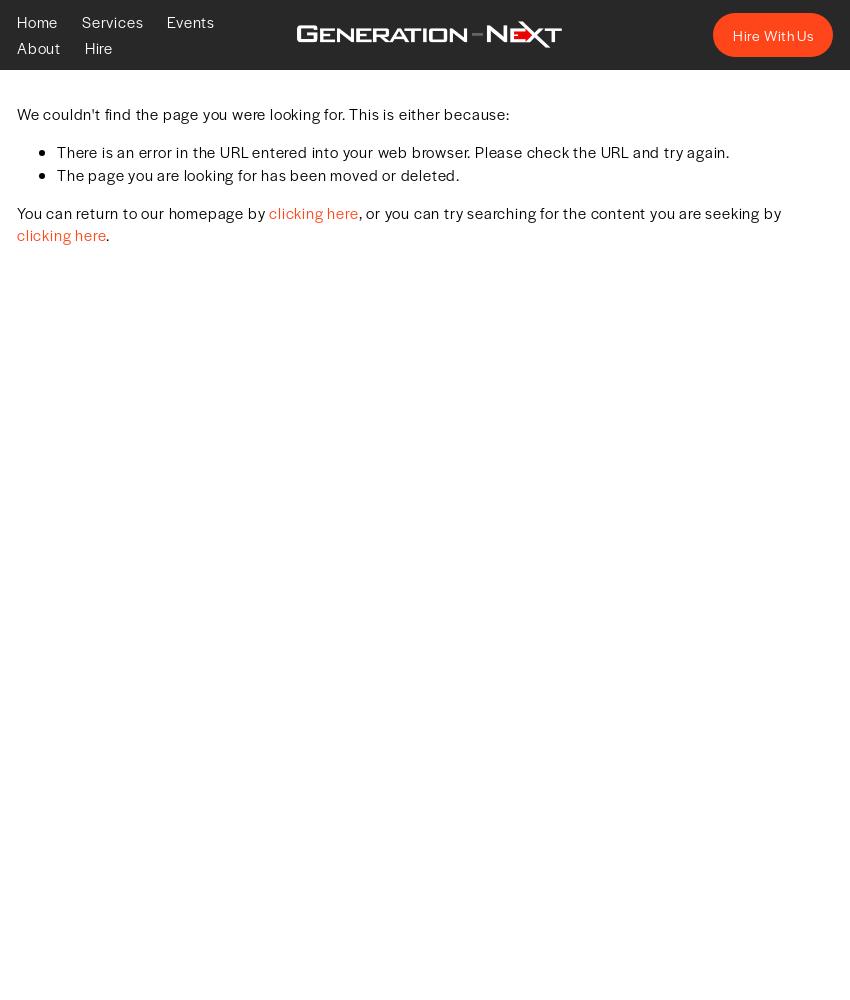  Describe the element at coordinates (38, 46) in the screenshot. I see `'About'` at that location.